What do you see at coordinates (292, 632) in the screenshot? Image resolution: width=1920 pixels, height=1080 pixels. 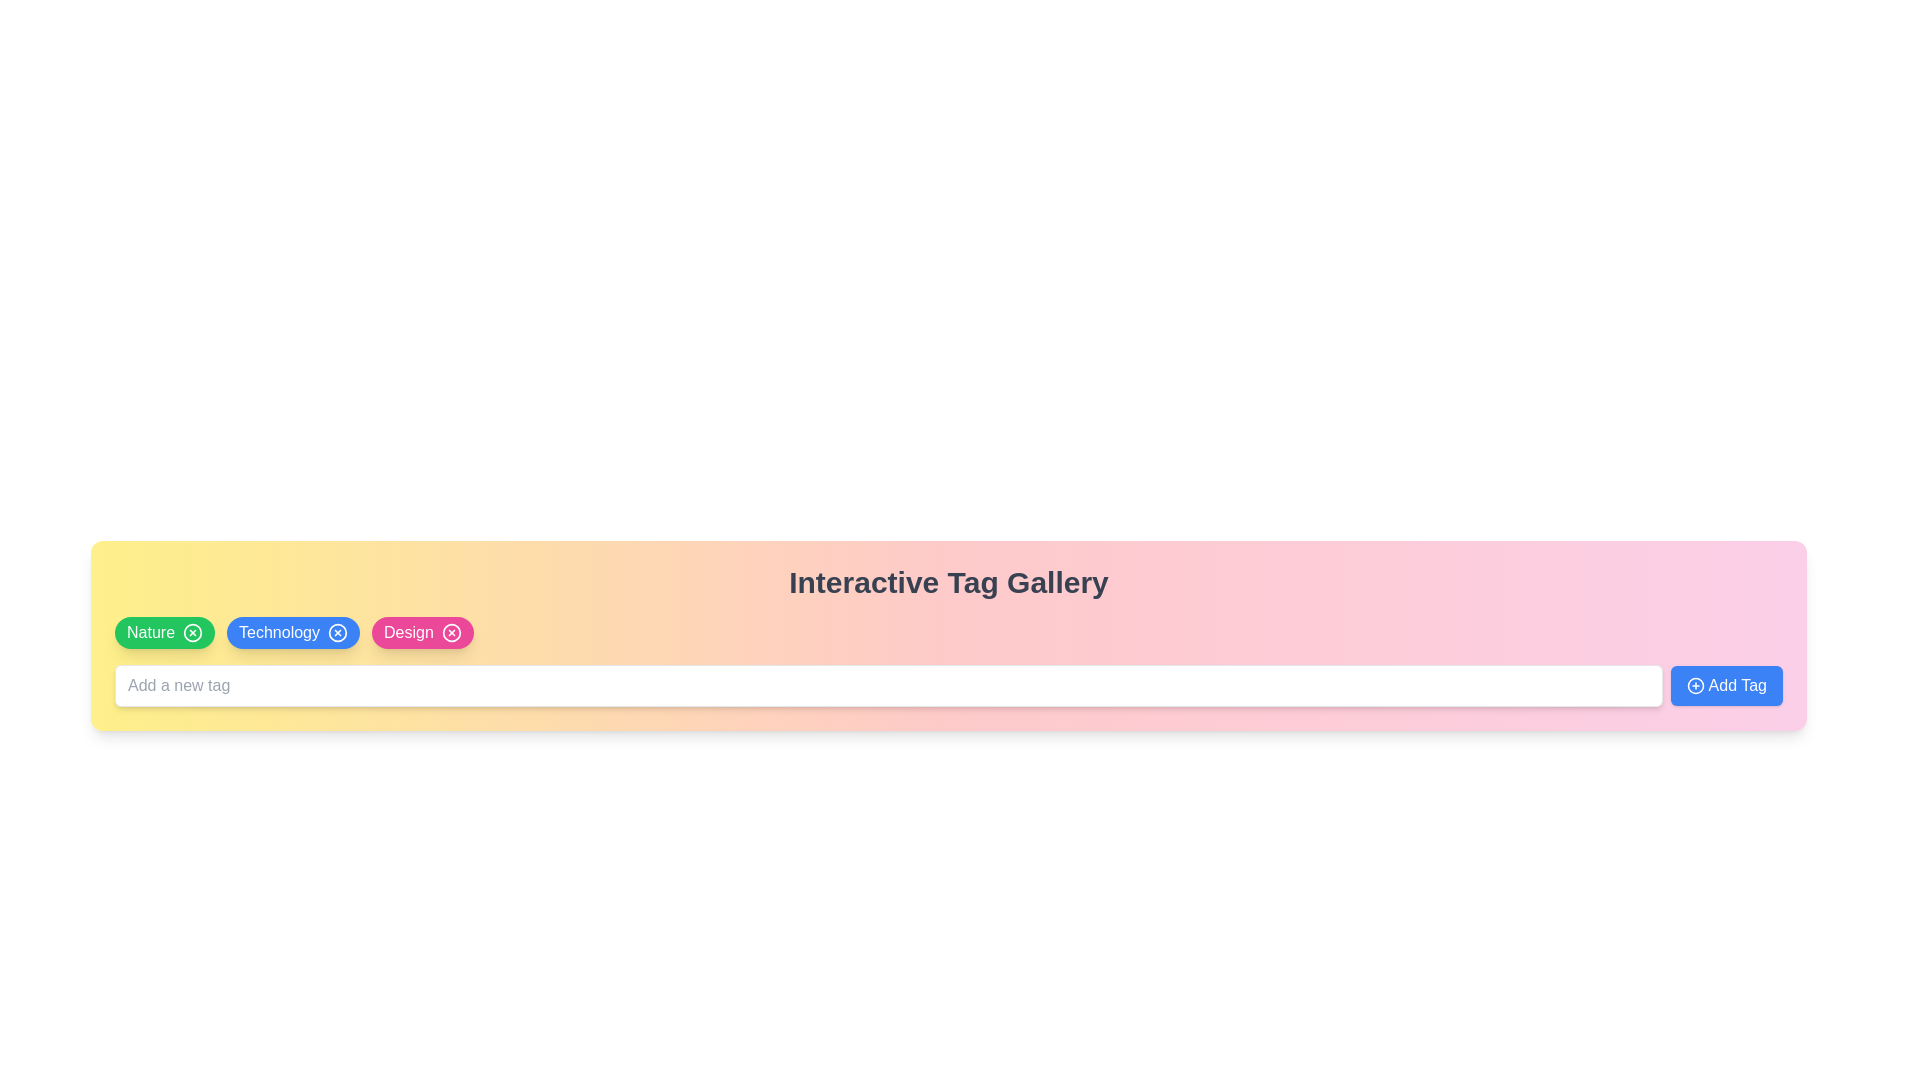 I see `the cross icon on the 'Technology' tag` at bounding box center [292, 632].